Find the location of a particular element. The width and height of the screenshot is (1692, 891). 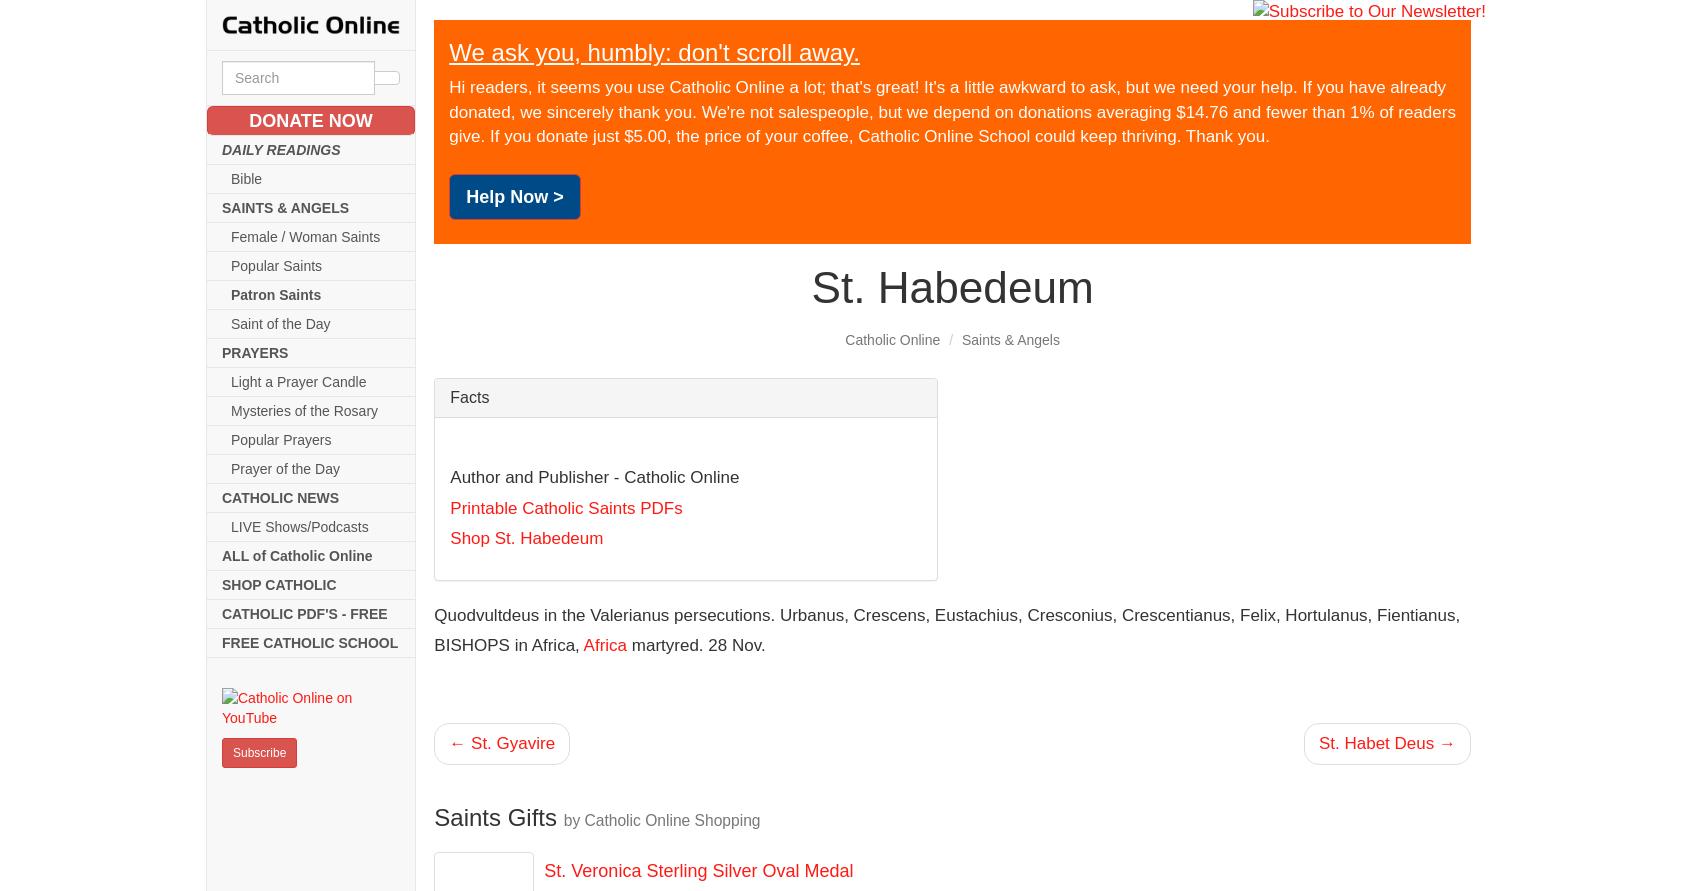

'We ask you, humbly: don't scroll away.' is located at coordinates (653, 52).